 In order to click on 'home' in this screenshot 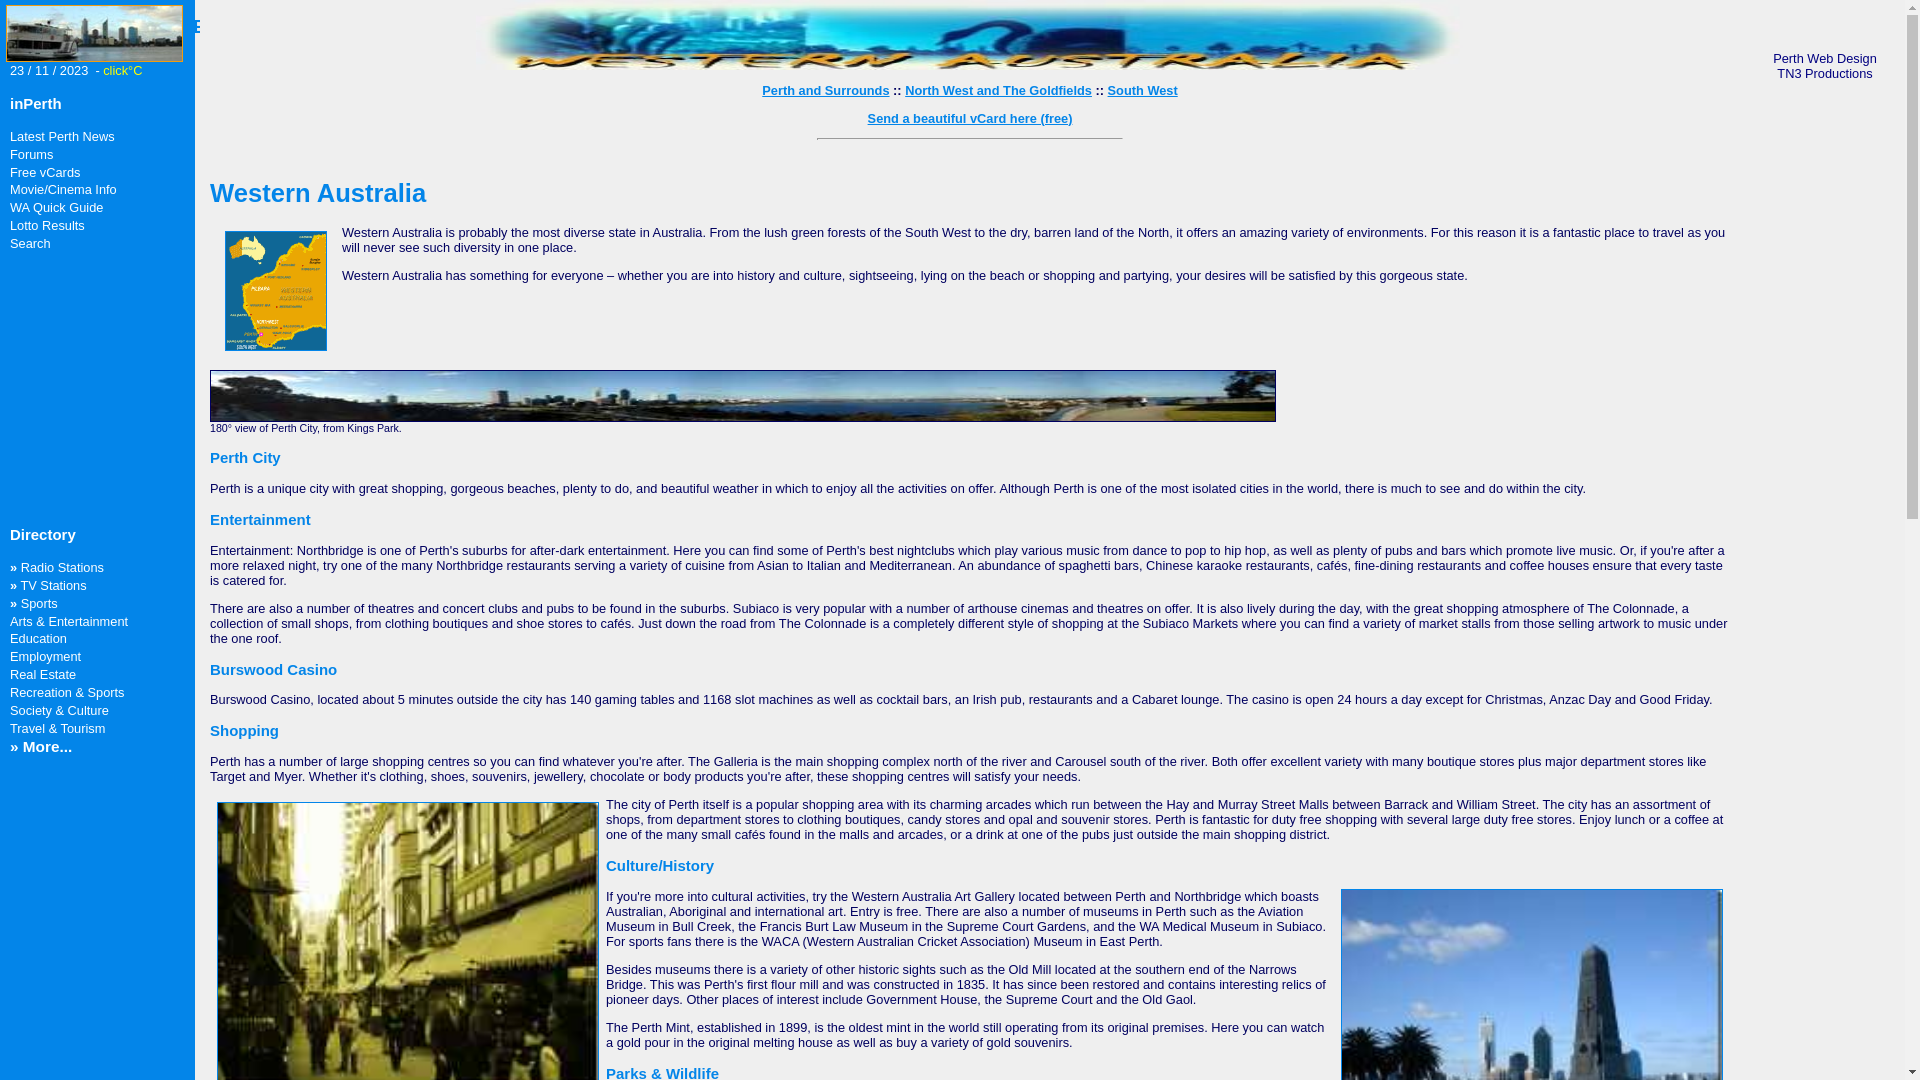, I will do `click(95, 56)`.